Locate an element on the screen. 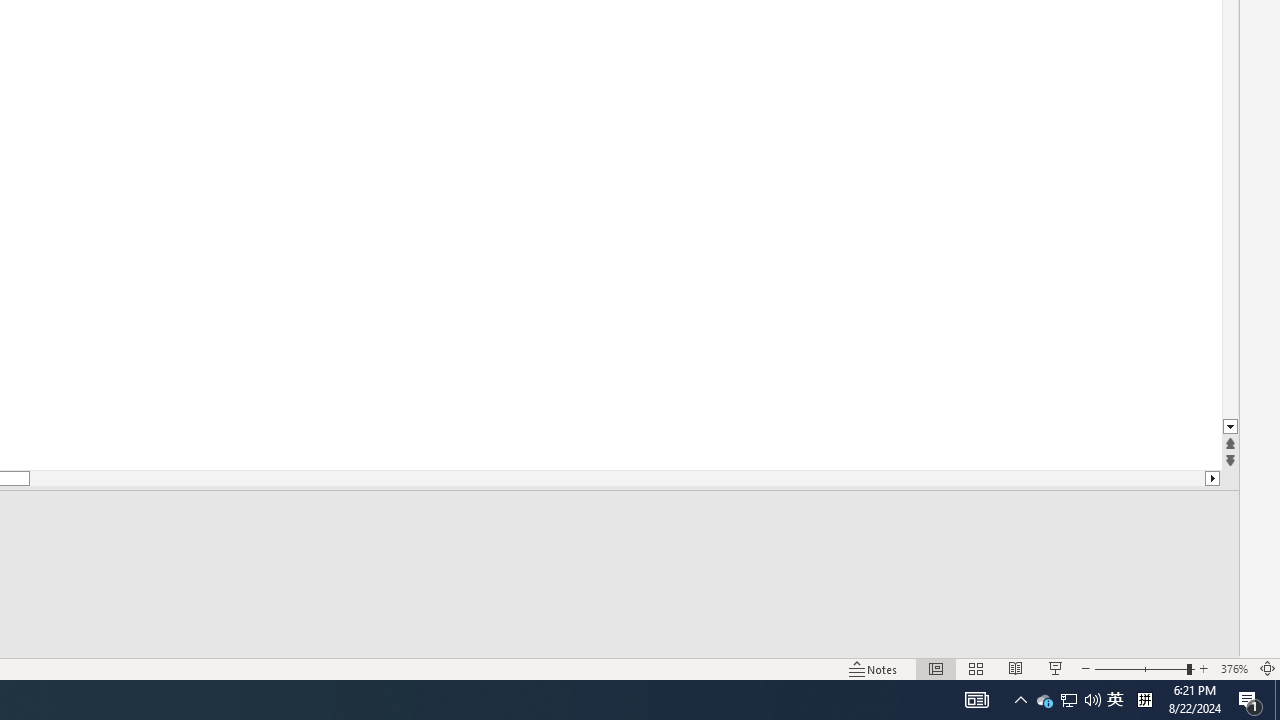  'Zoom 376%' is located at coordinates (1233, 669).